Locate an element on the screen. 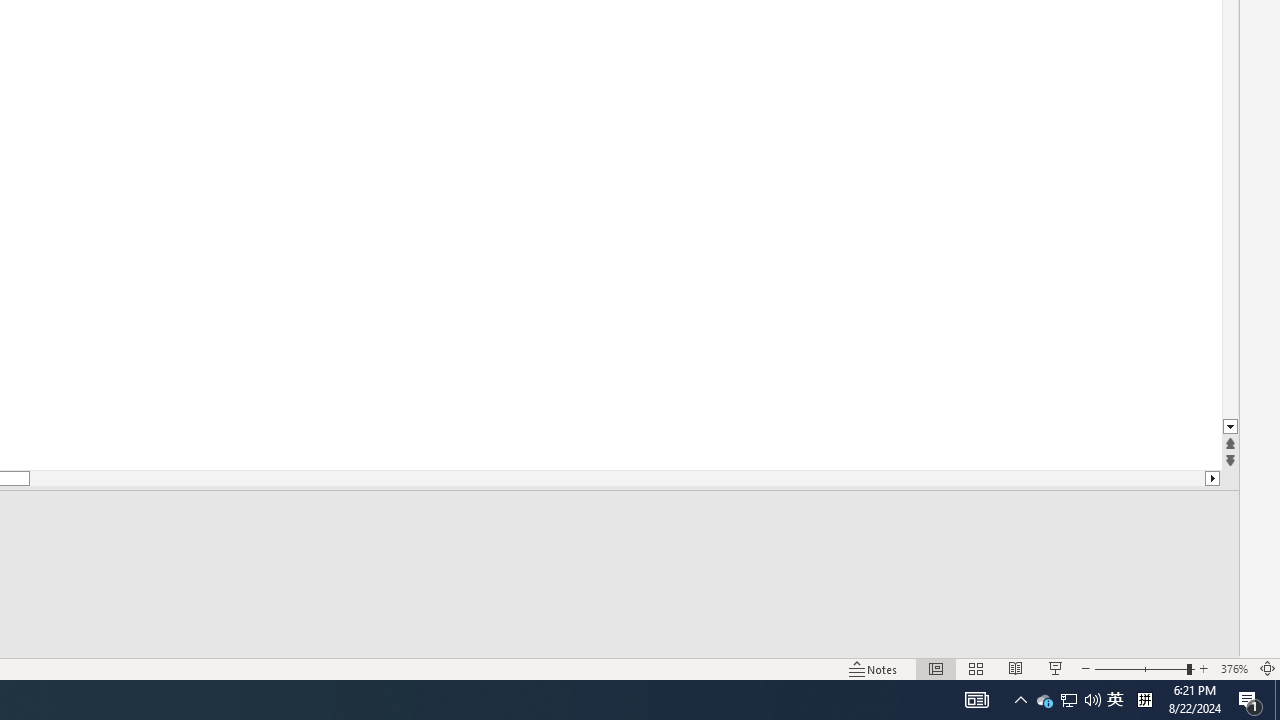  'Zoom 376%' is located at coordinates (1233, 669).